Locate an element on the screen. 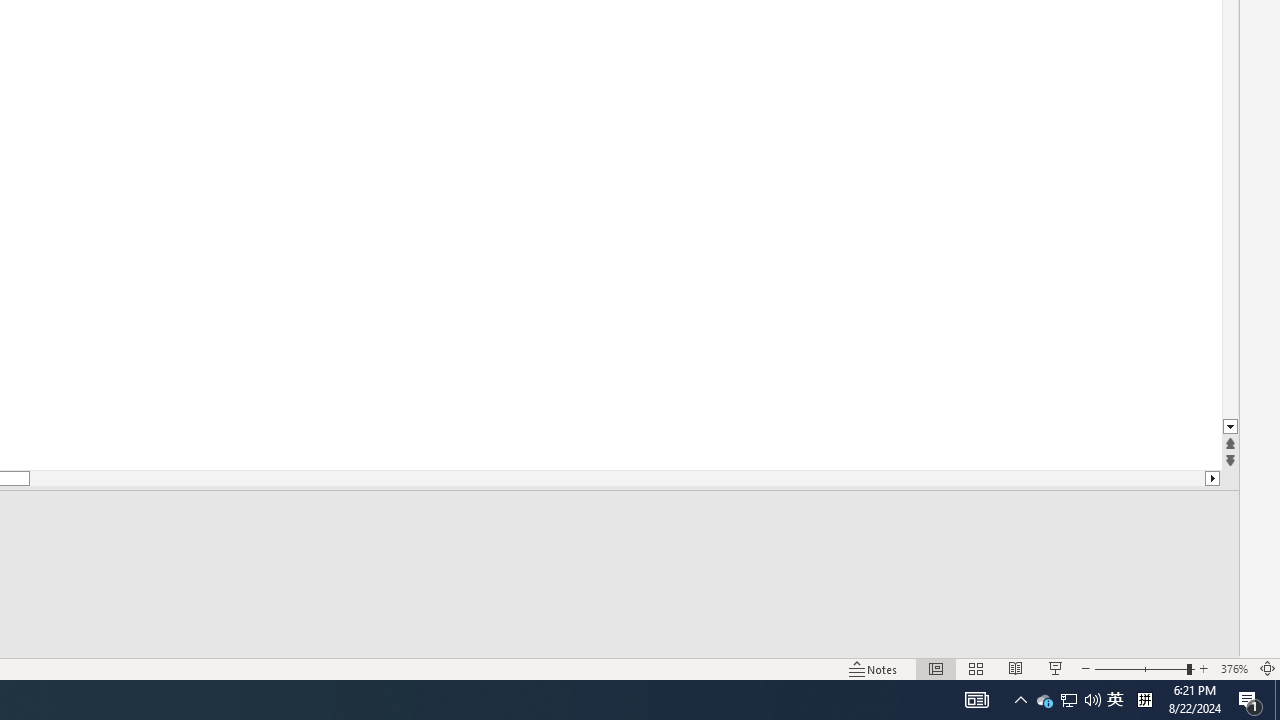  'Zoom 376%' is located at coordinates (1233, 669).